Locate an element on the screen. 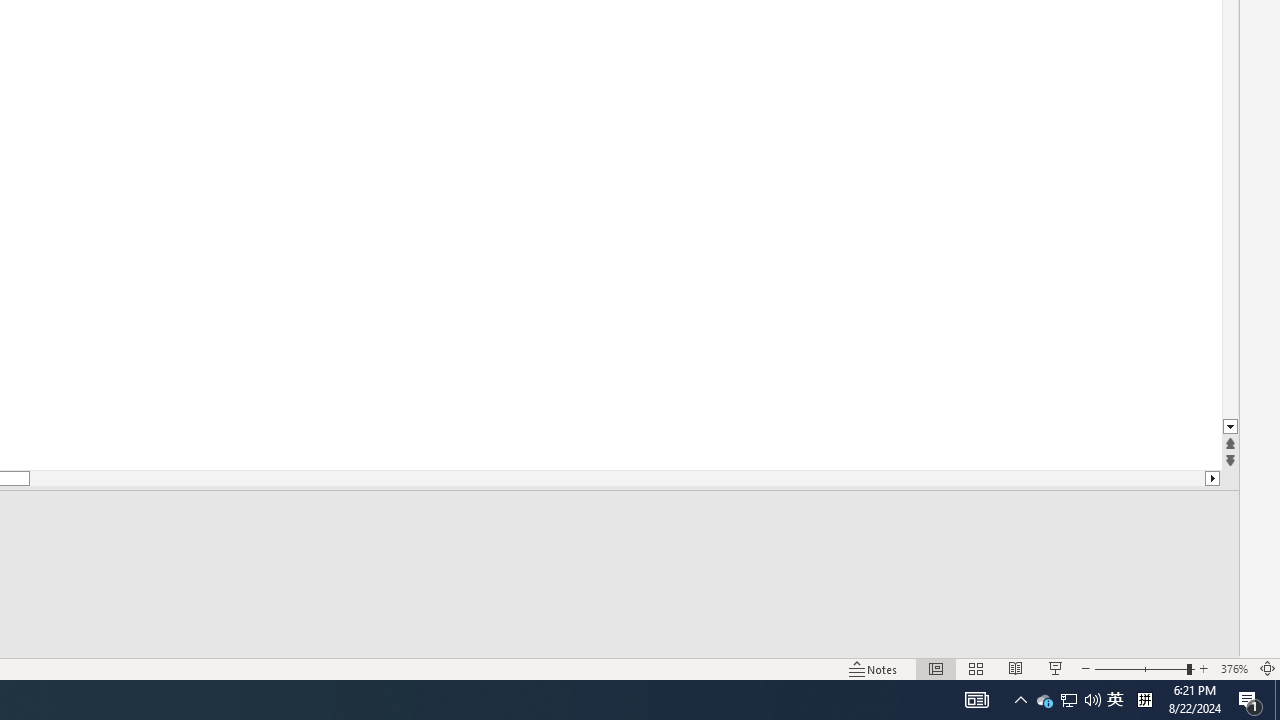  'Zoom 376%' is located at coordinates (1233, 669).